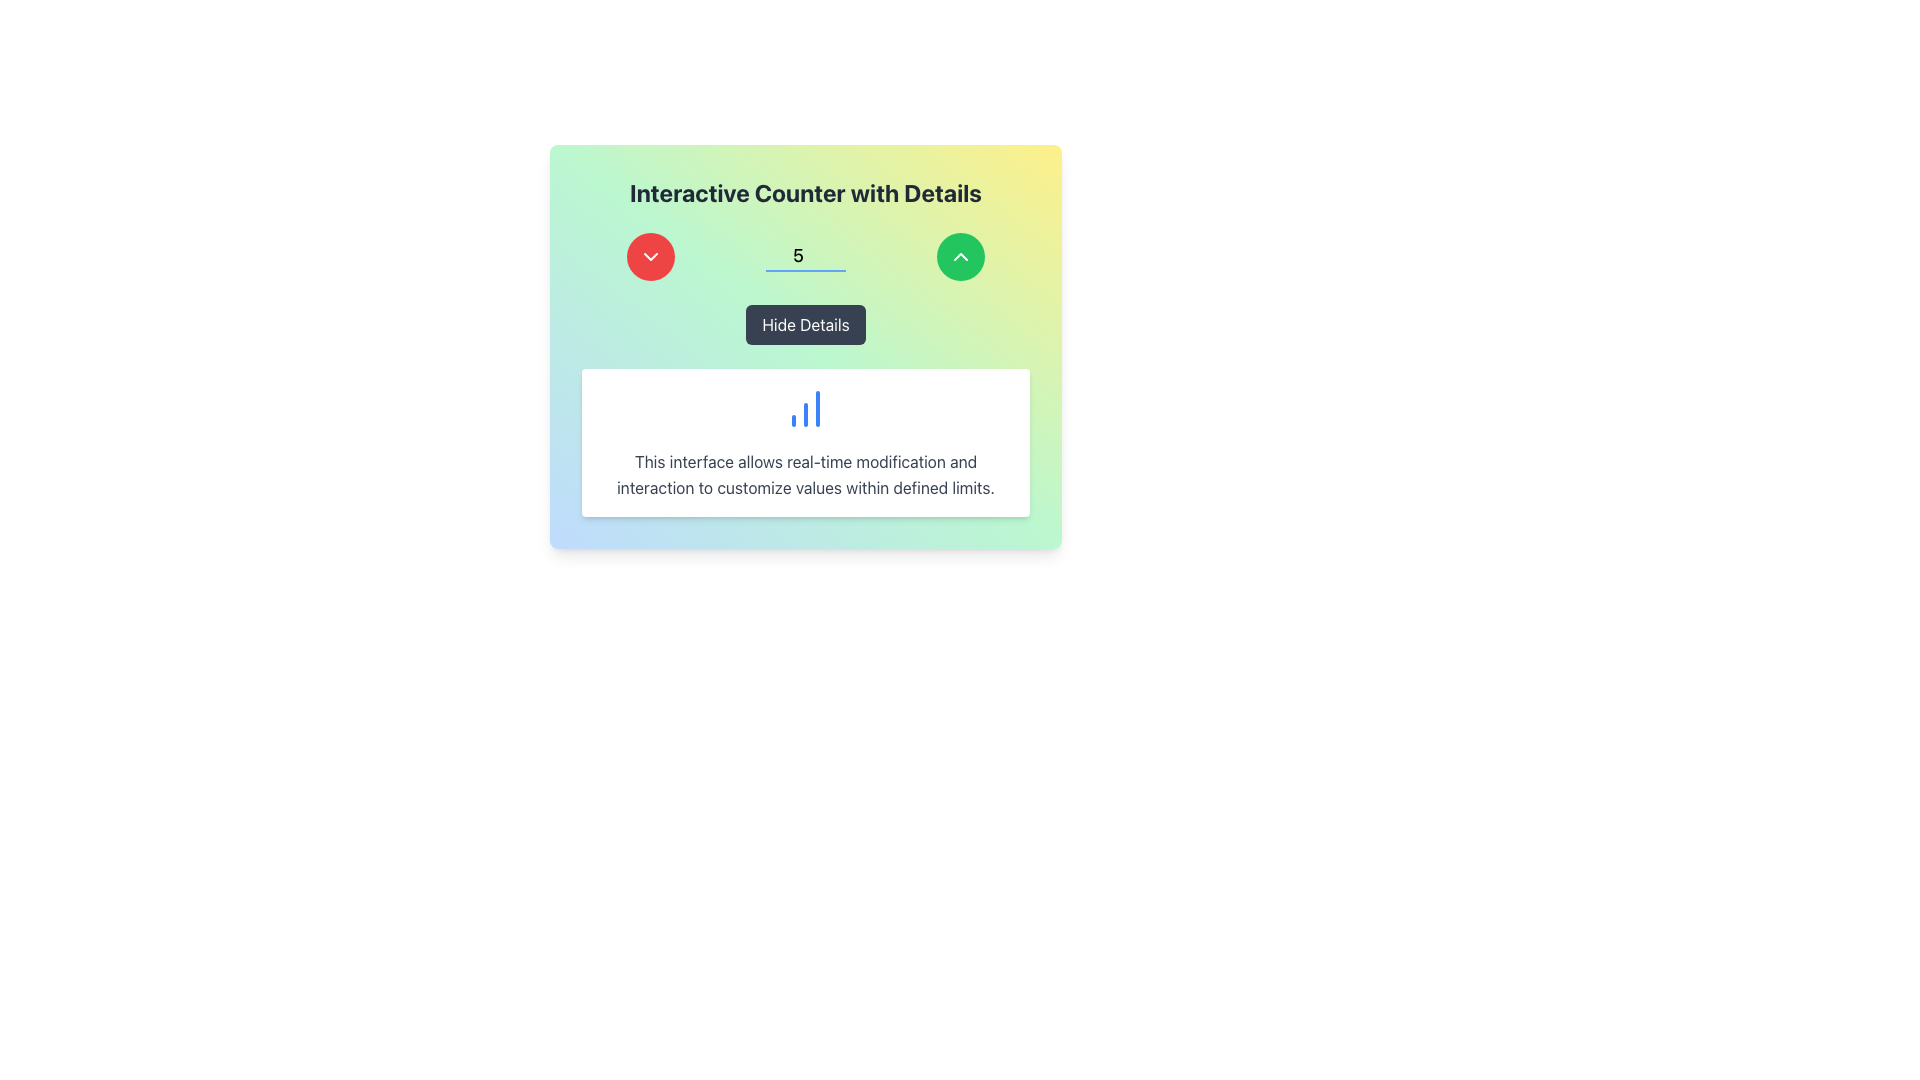 The width and height of the screenshot is (1920, 1080). I want to click on the left-most button located below the text 'Interactive Counter with Details' to decrement the counter value, so click(651, 256).